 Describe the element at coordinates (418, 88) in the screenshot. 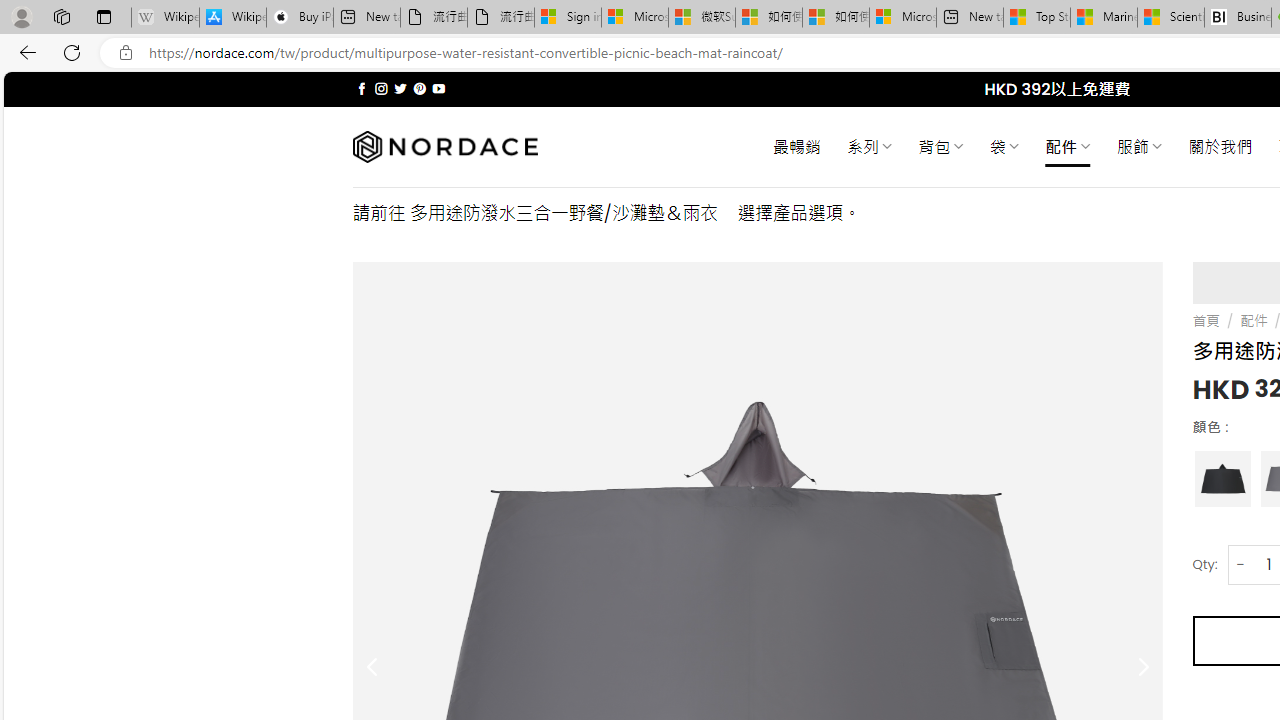

I see `'Follow on Pinterest'` at that location.